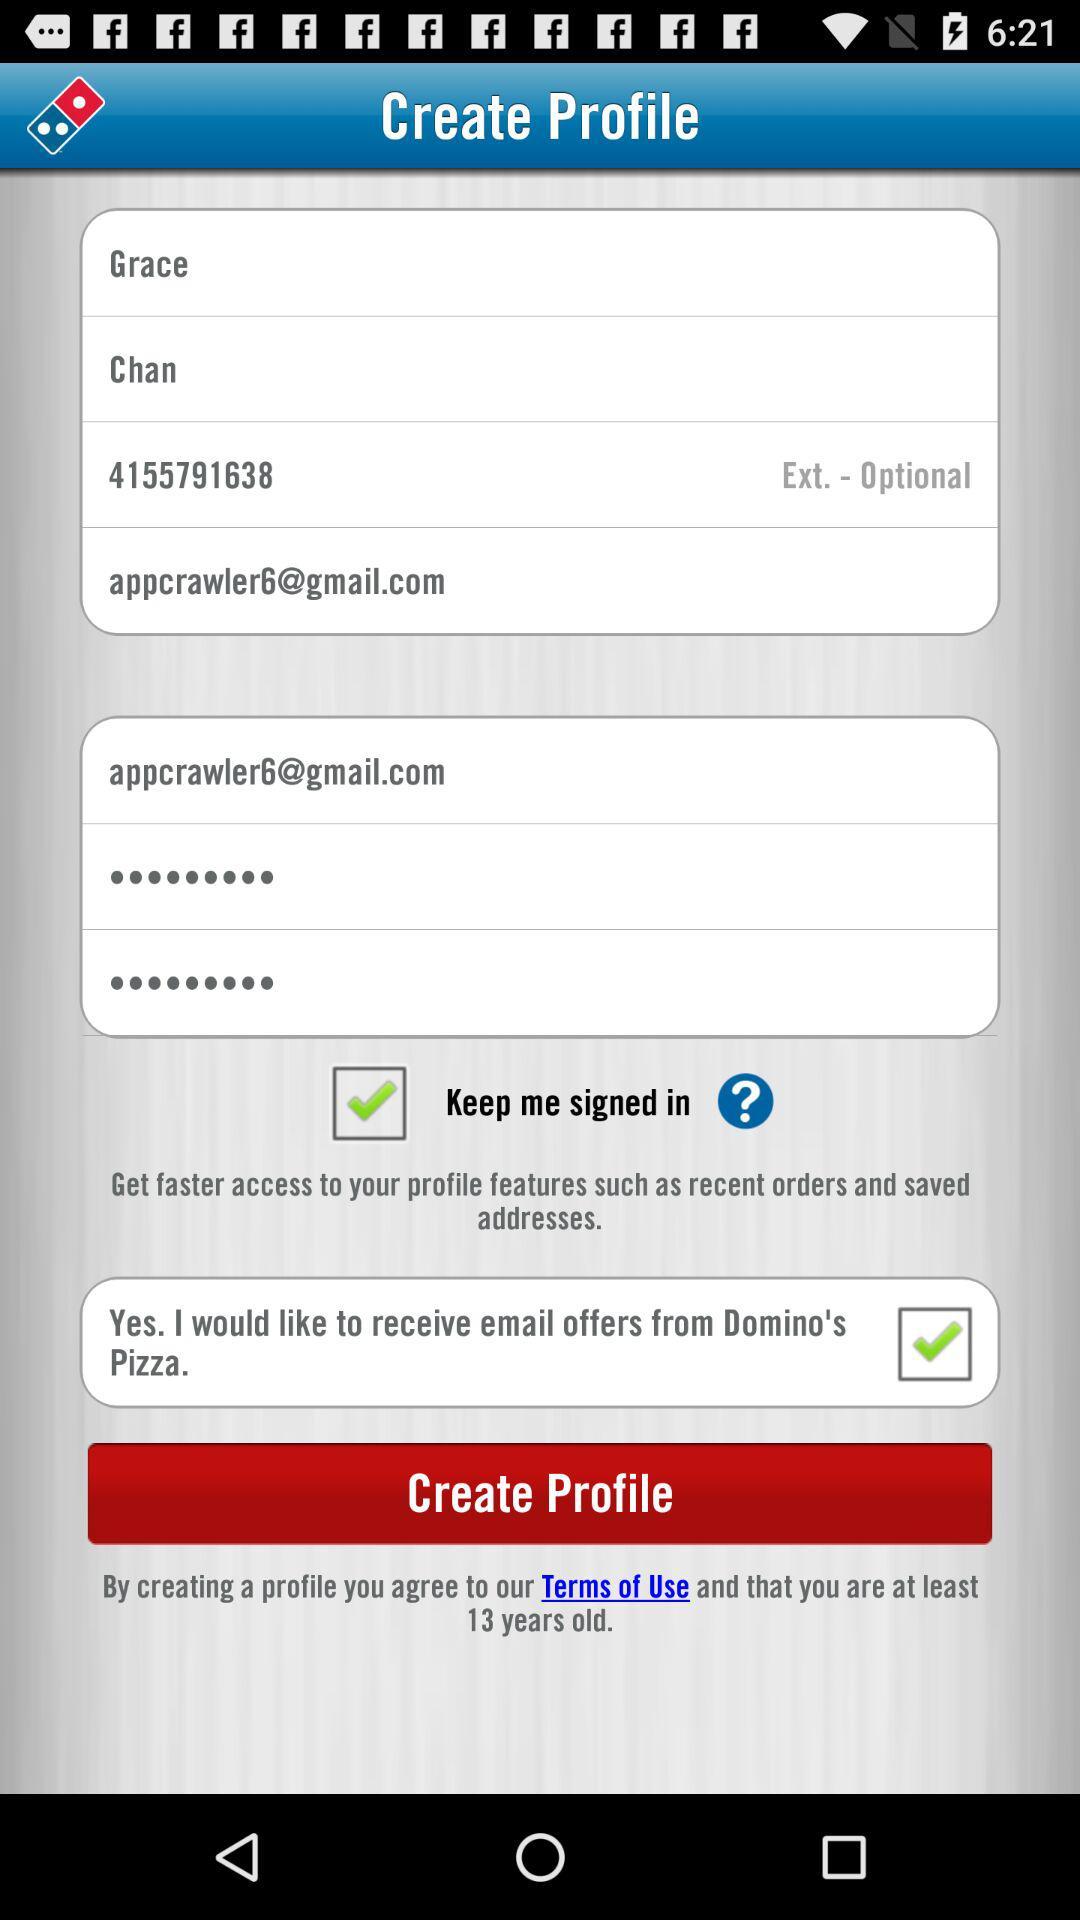  I want to click on box, so click(368, 1100).